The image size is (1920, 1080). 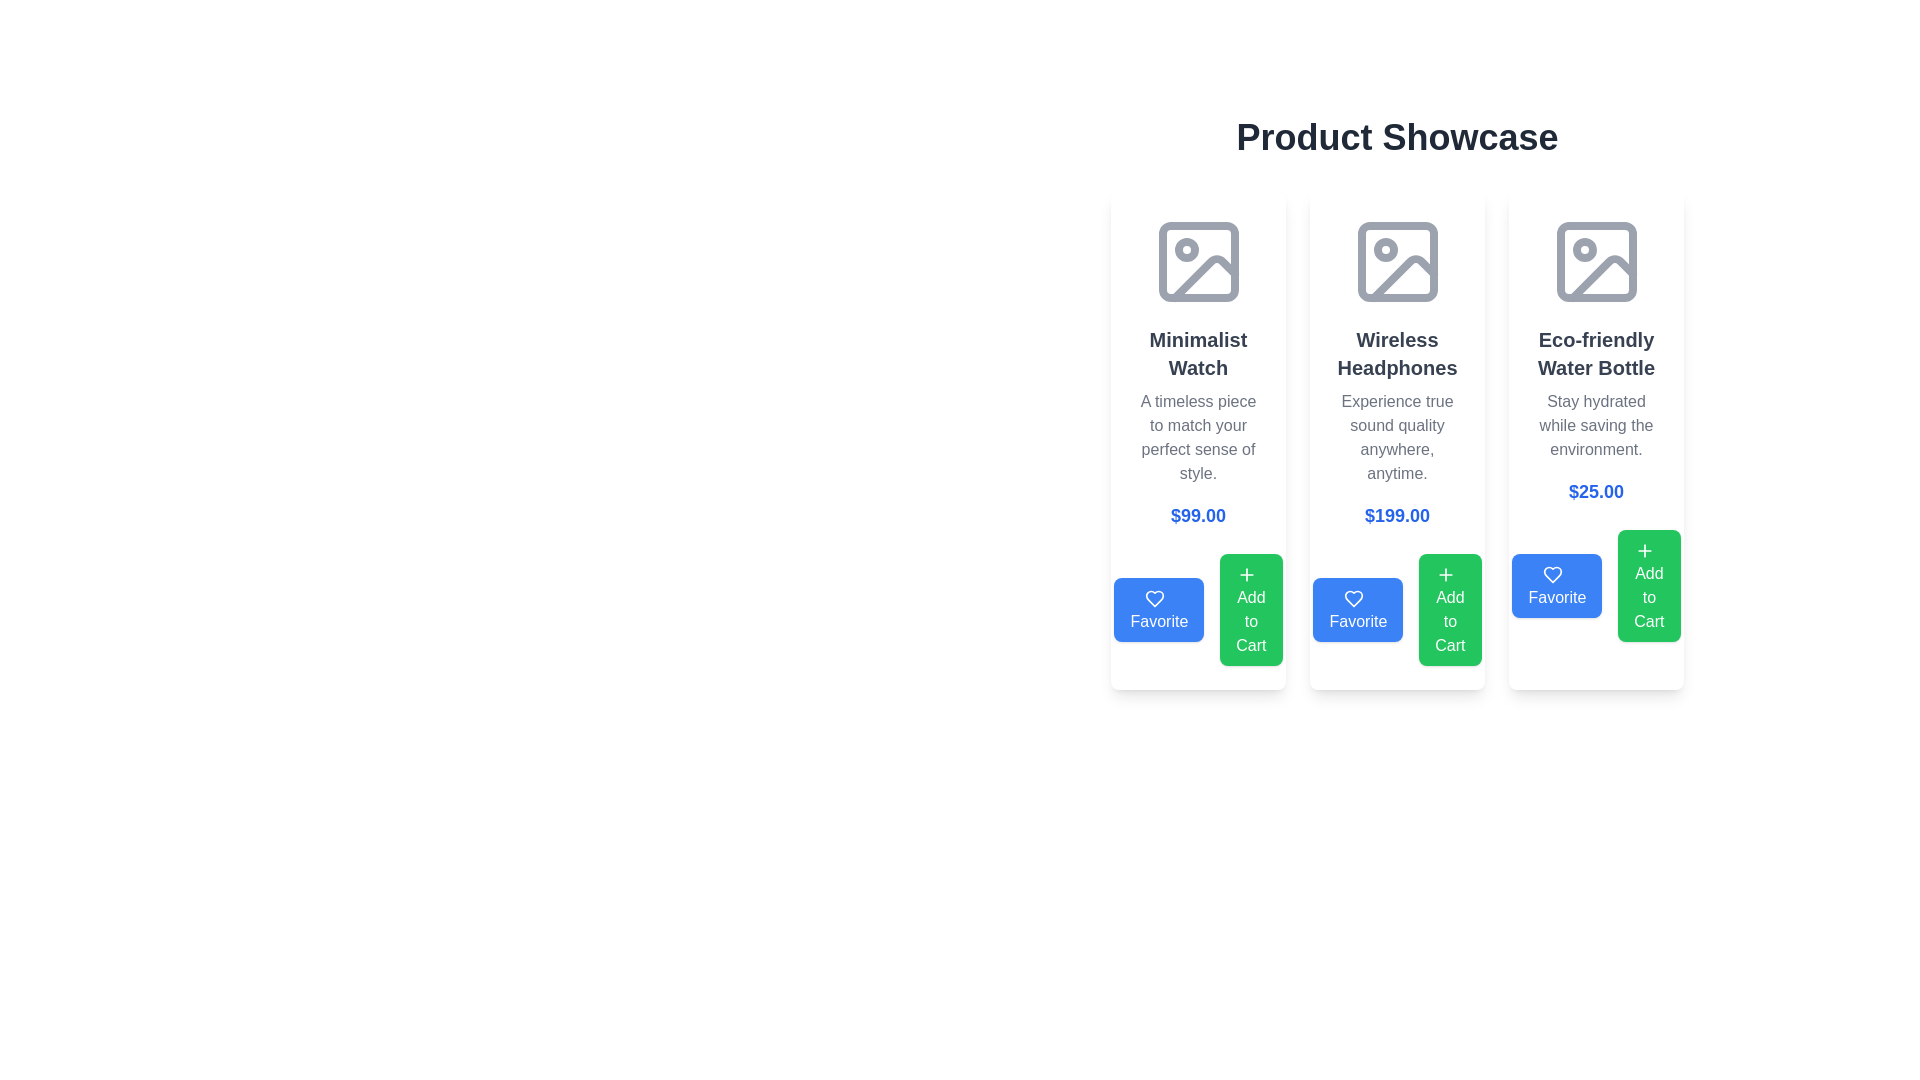 What do you see at coordinates (1354, 597) in the screenshot?
I see `the heart-shaped icon within the blue 'Favorite' button at the bottom left corner of the 'Wireless Headphones' card` at bounding box center [1354, 597].